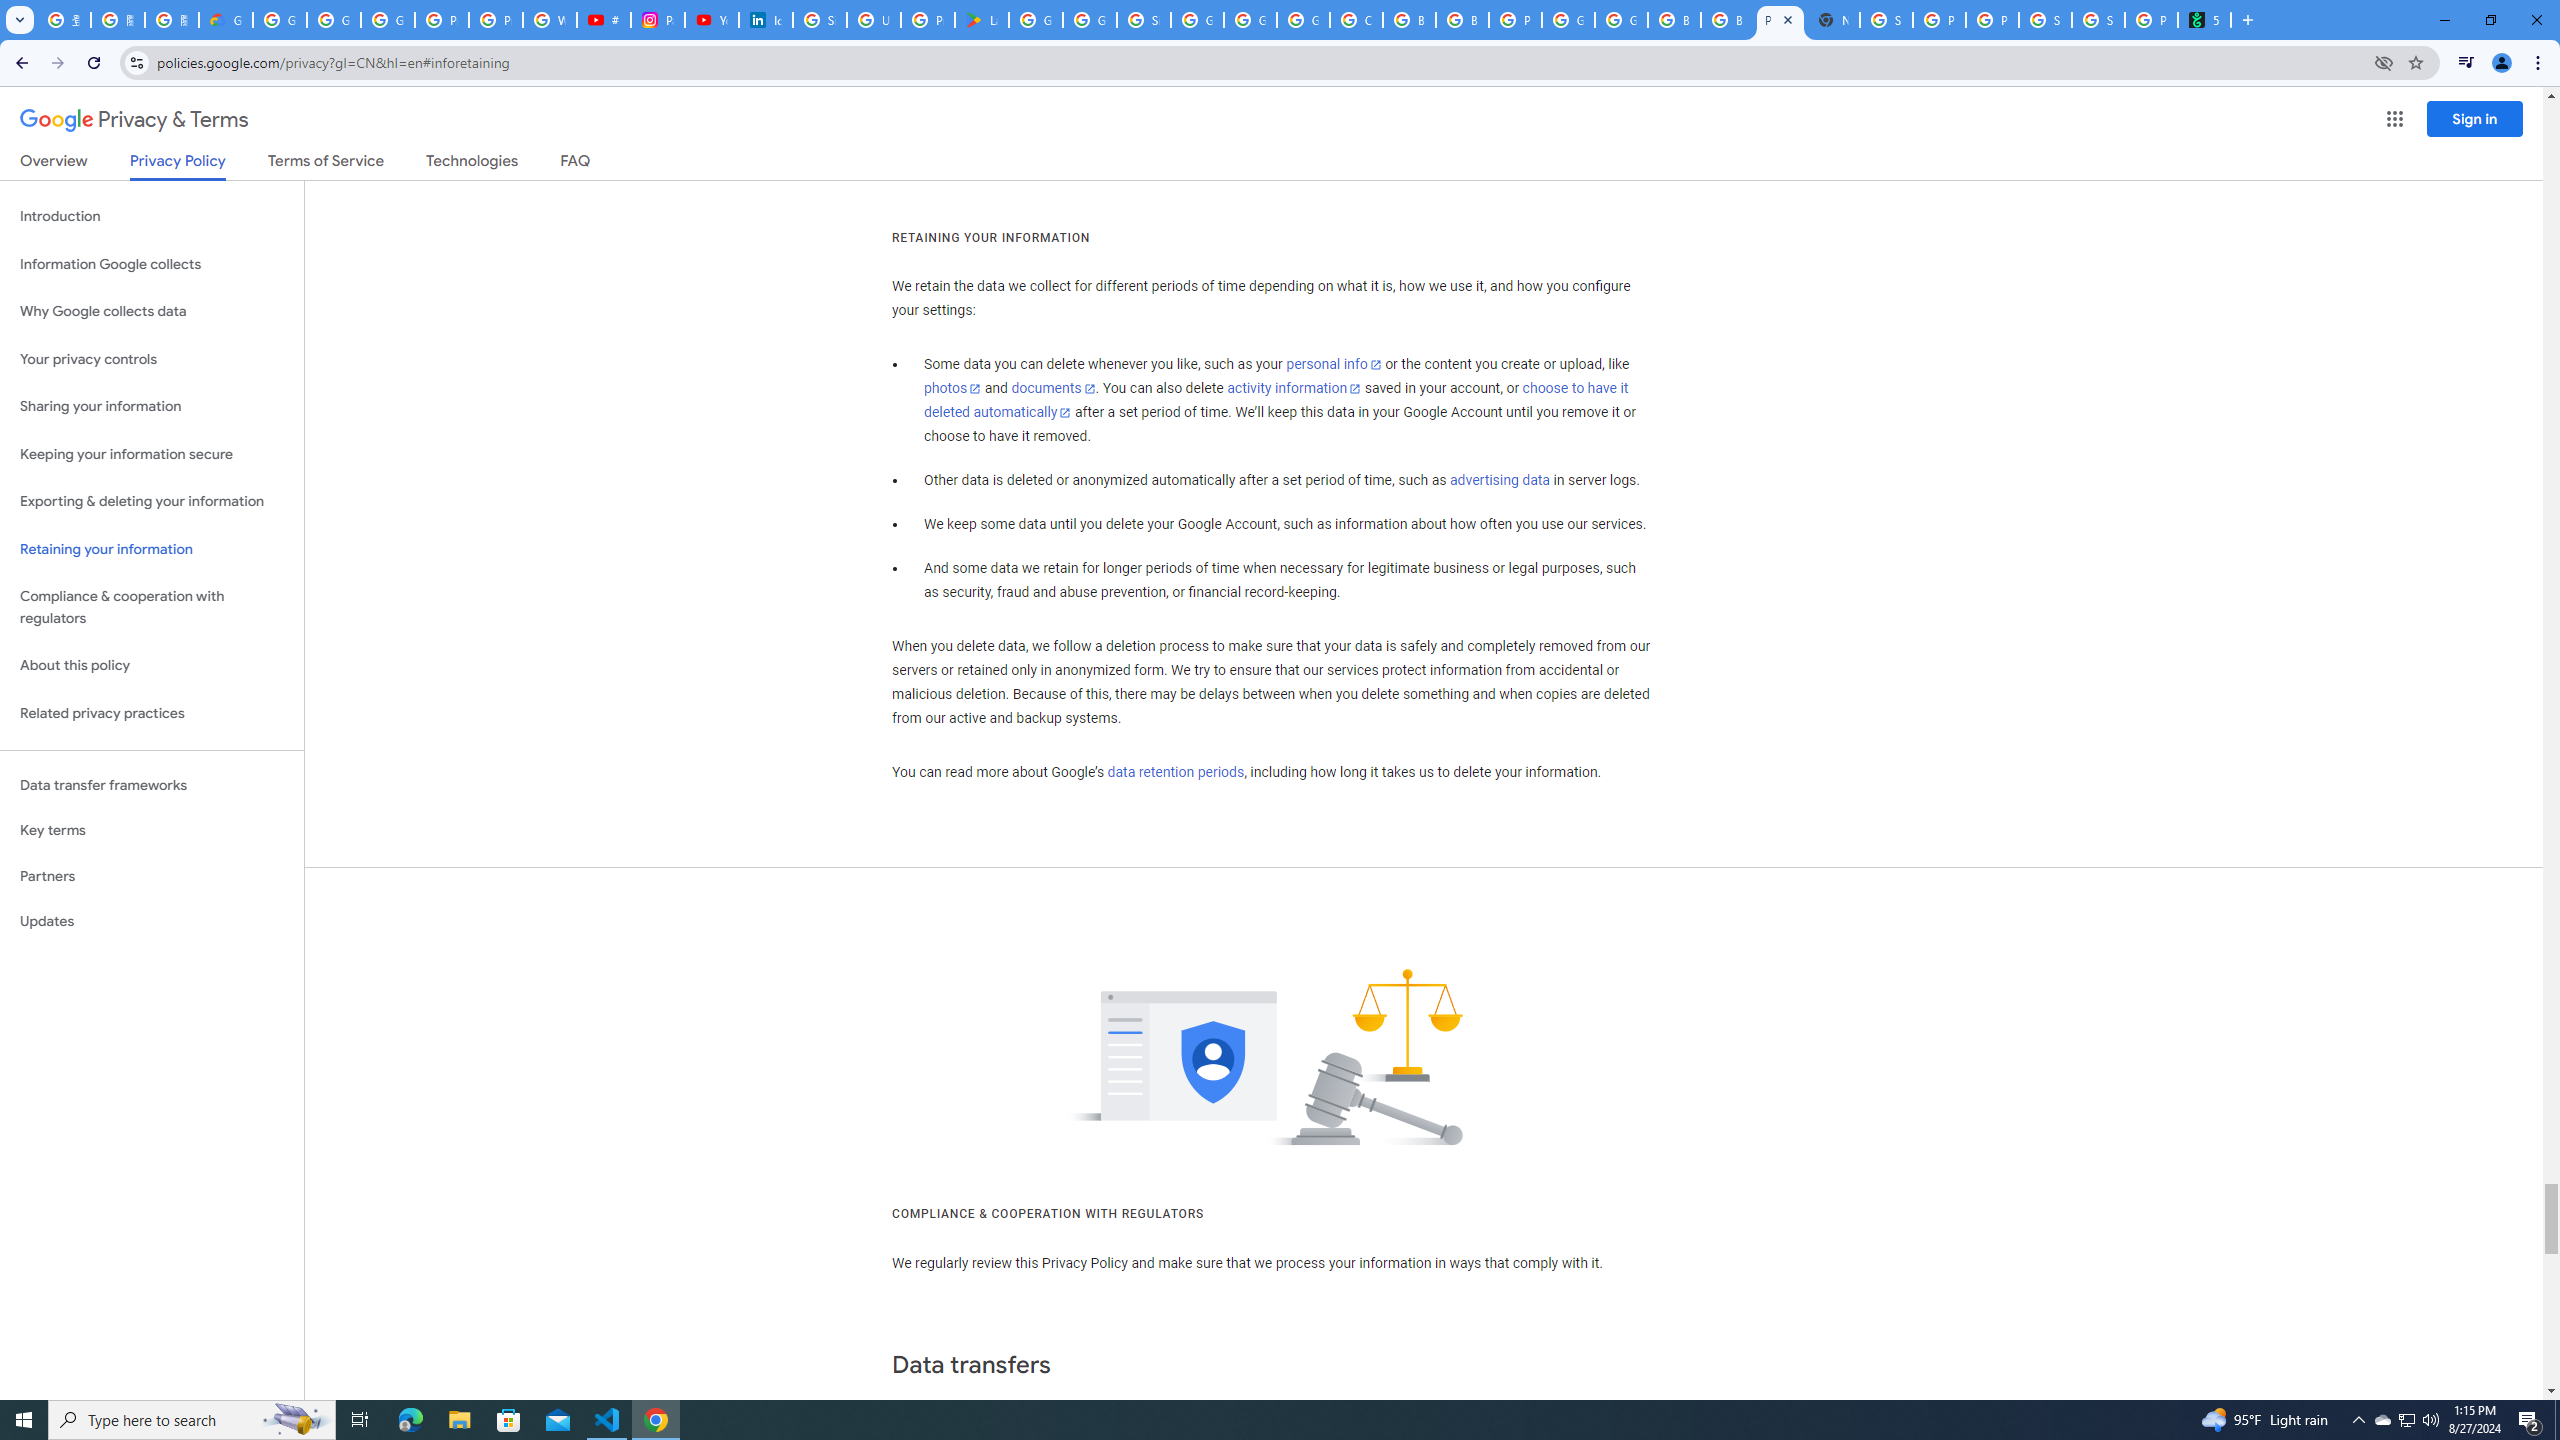 The image size is (2560, 1440). I want to click on 'choose to have it deleted automatically', so click(1275, 401).